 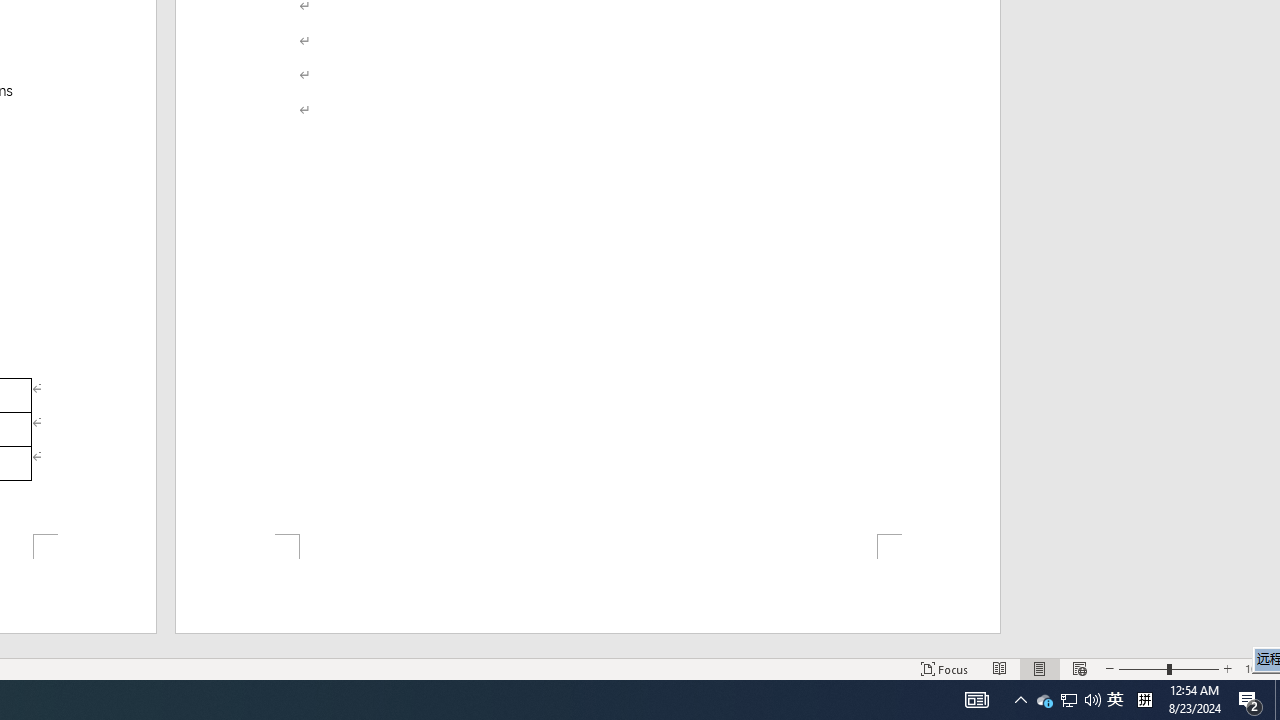 What do you see at coordinates (1276, 698) in the screenshot?
I see `'Show desktop'` at bounding box center [1276, 698].